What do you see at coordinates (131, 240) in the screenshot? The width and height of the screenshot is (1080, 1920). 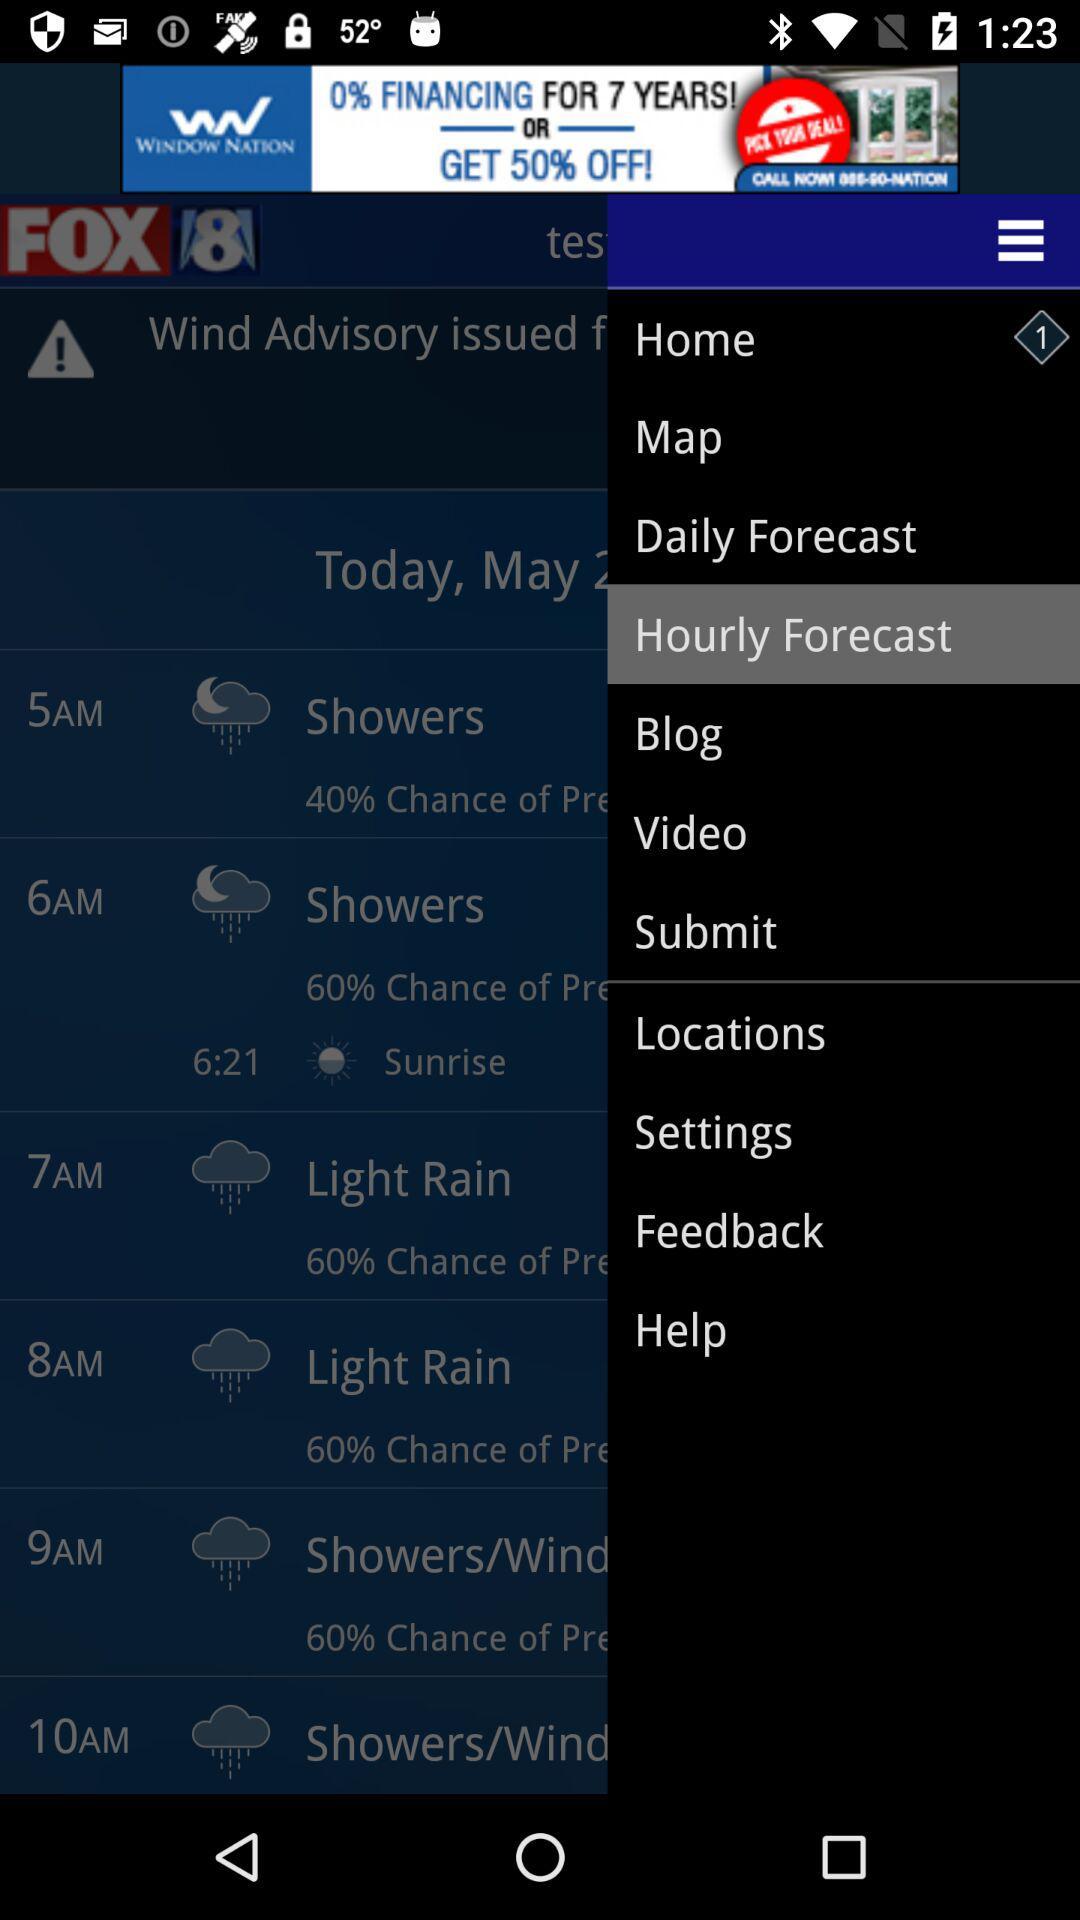 I see `the sliders icon` at bounding box center [131, 240].